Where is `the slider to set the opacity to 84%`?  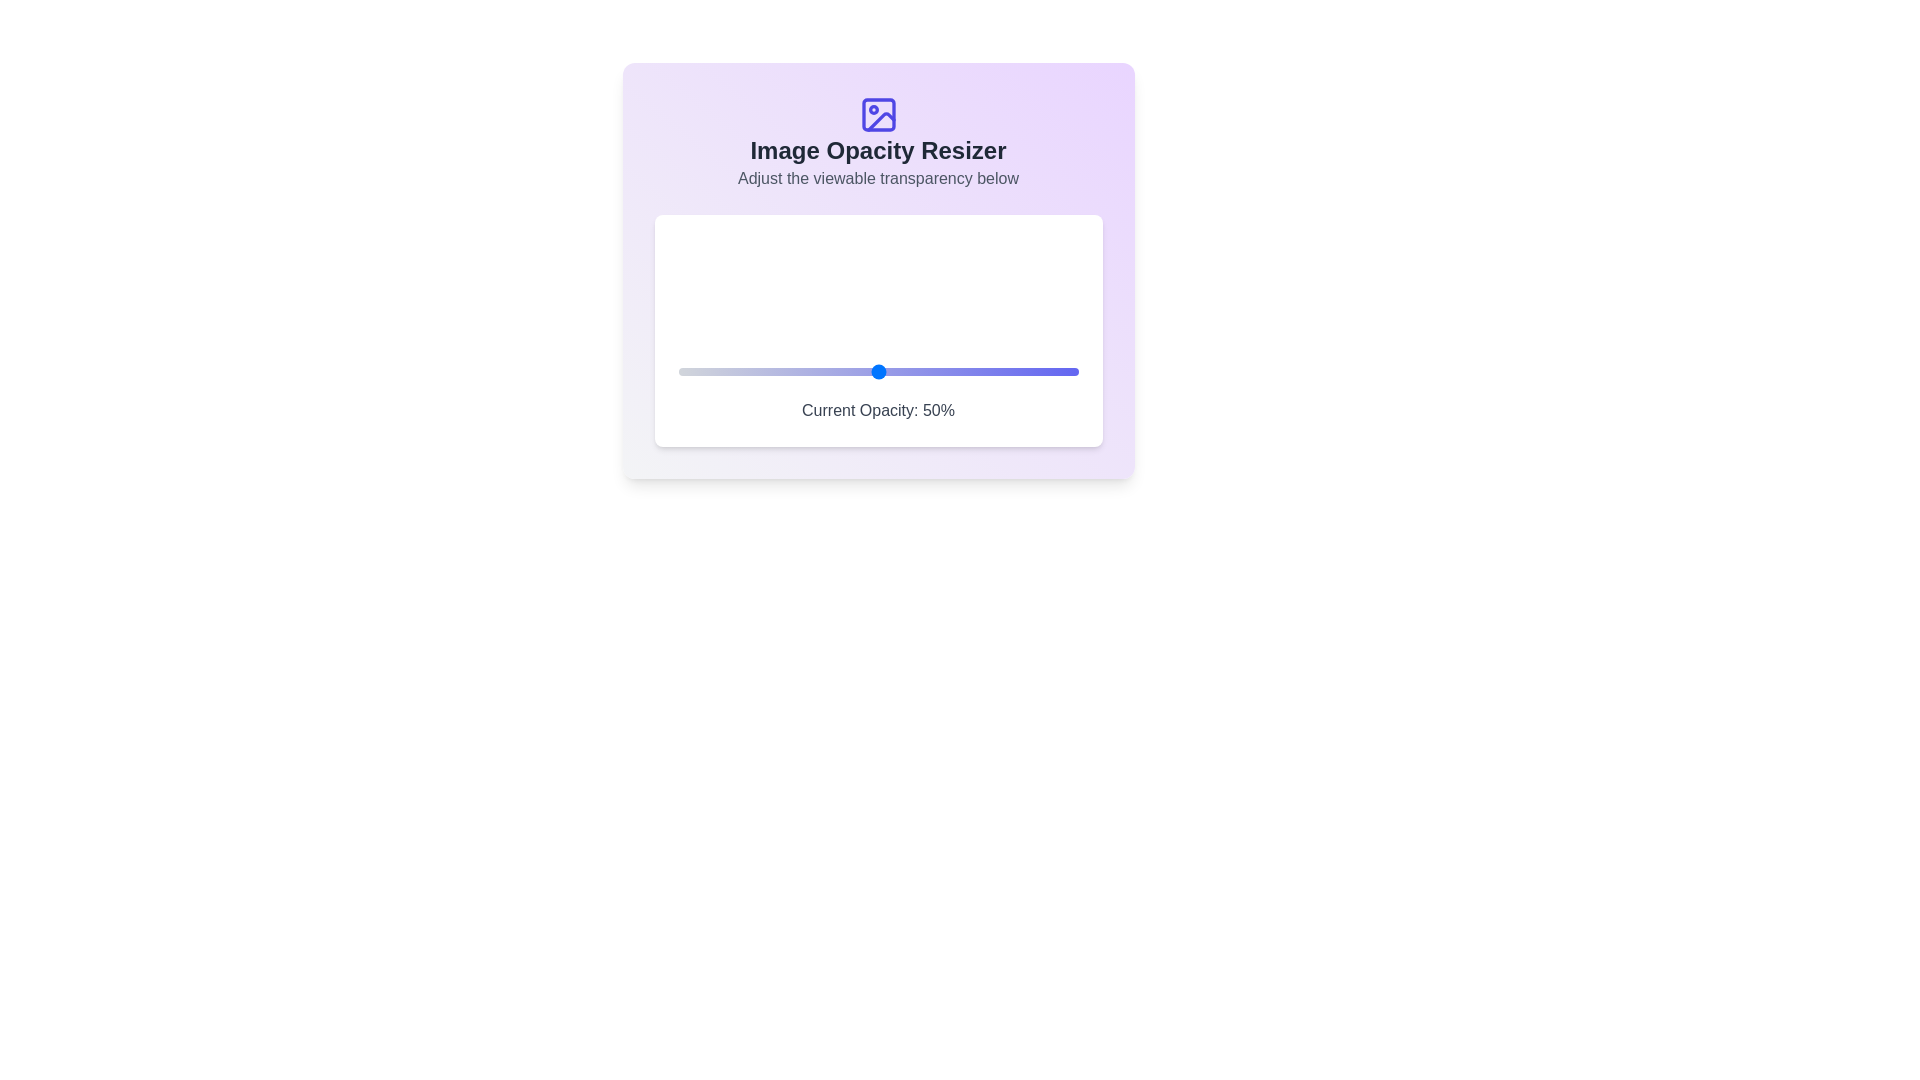 the slider to set the opacity to 84% is located at coordinates (1014, 371).